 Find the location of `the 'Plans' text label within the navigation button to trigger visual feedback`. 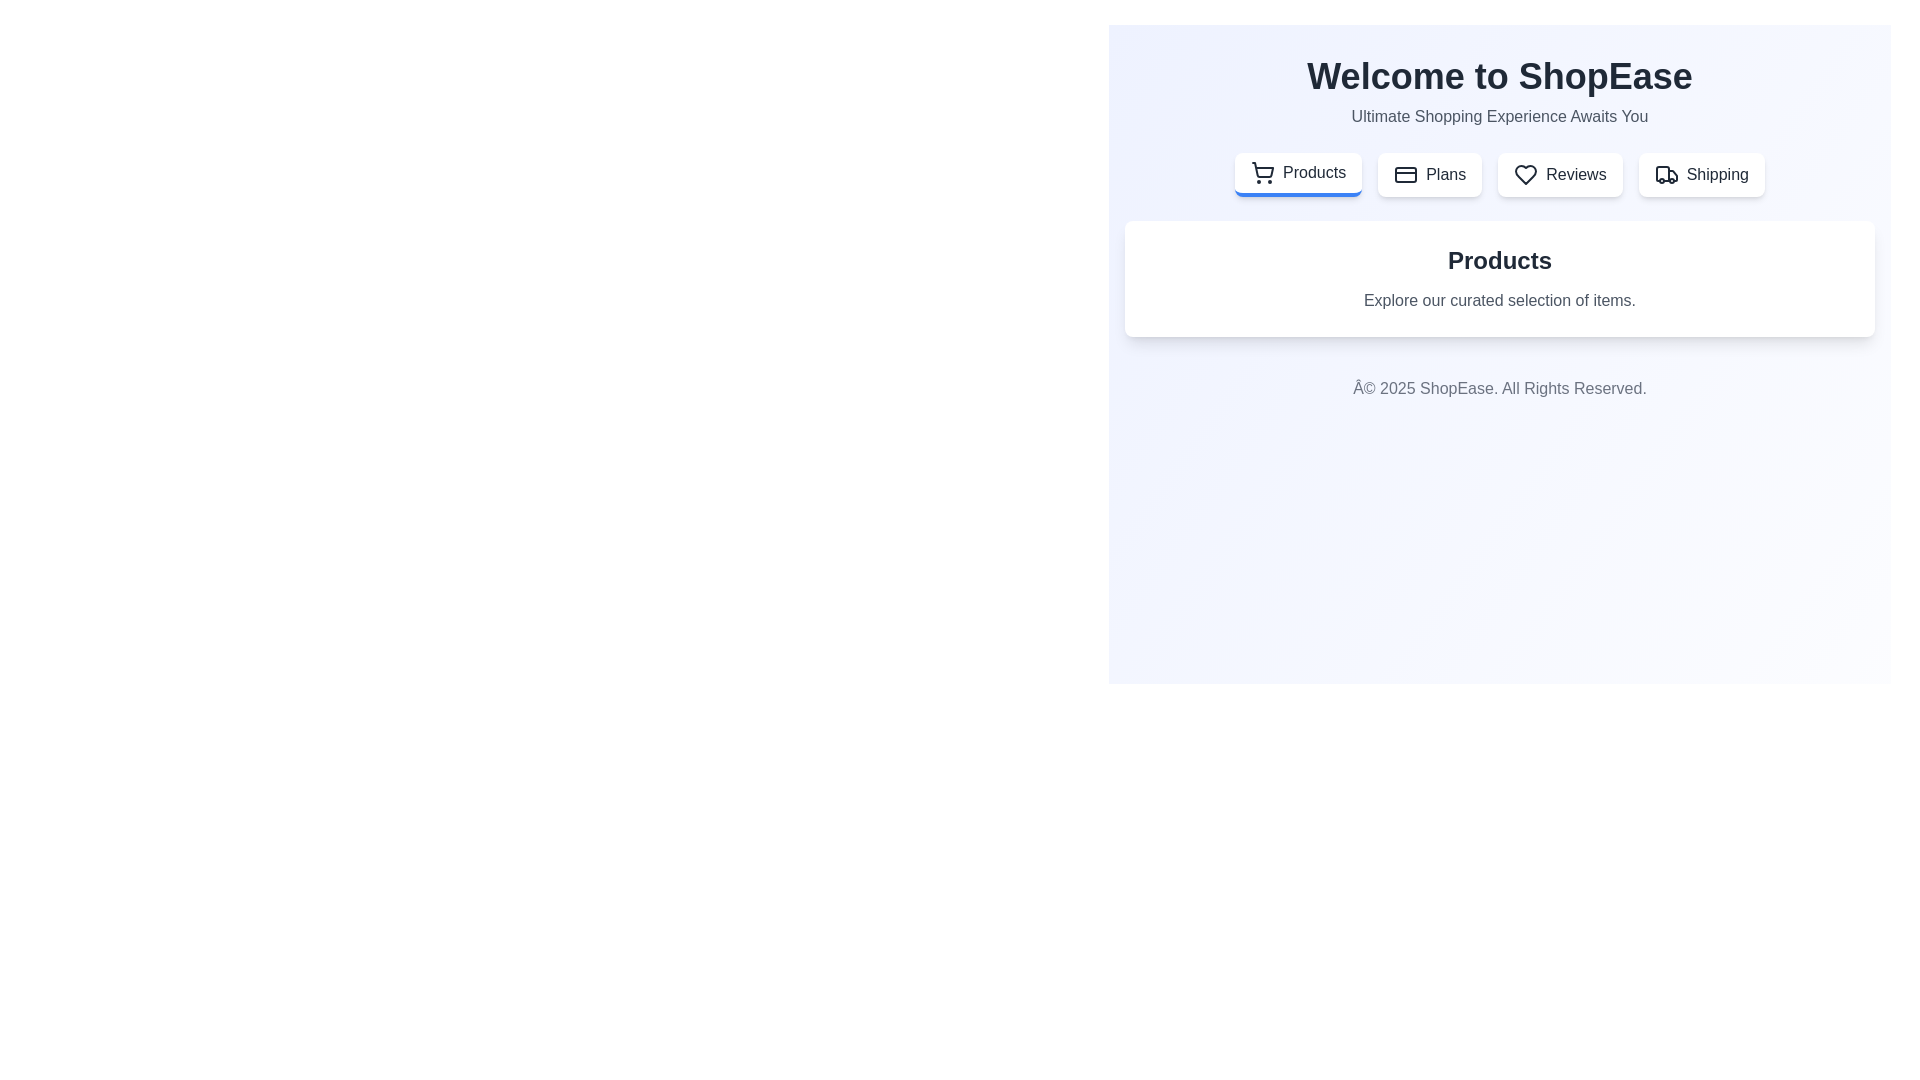

the 'Plans' text label within the navigation button to trigger visual feedback is located at coordinates (1446, 173).